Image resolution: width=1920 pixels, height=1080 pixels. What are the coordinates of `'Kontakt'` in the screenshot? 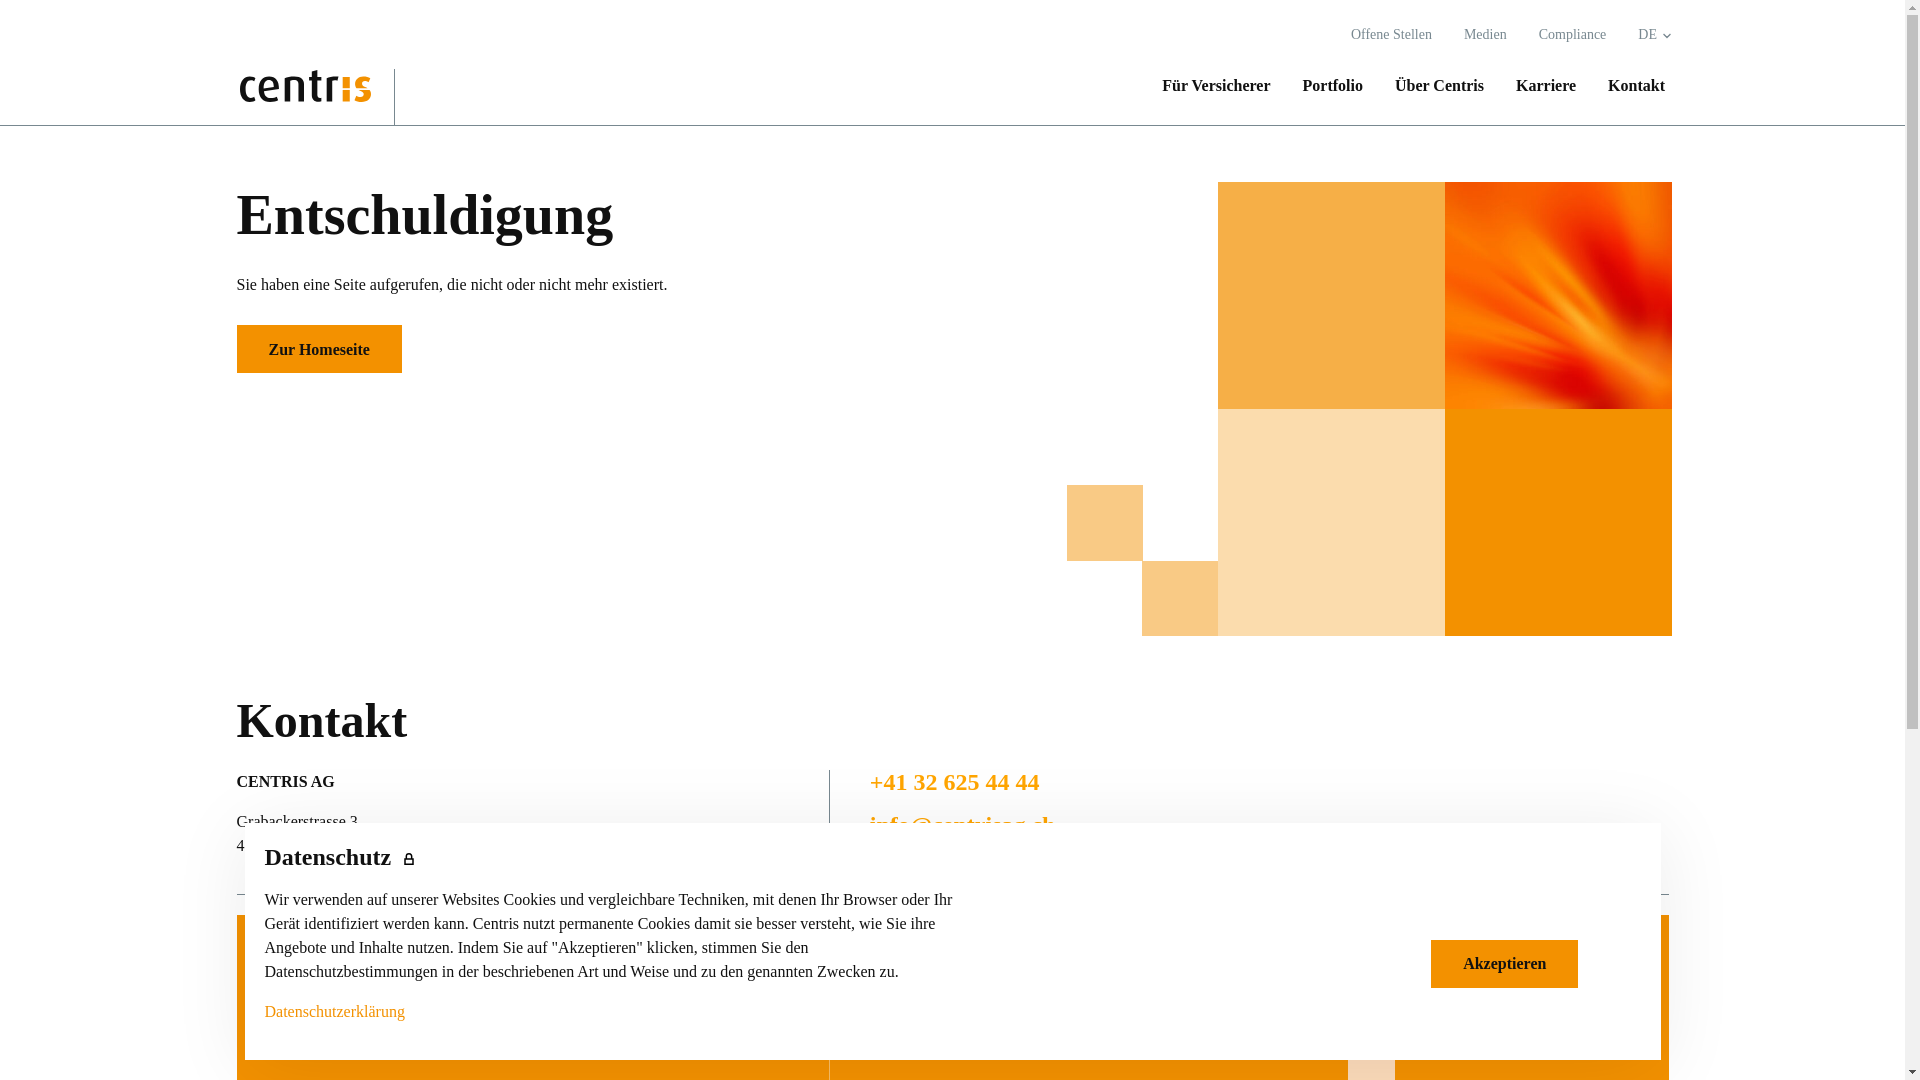 It's located at (1628, 84).